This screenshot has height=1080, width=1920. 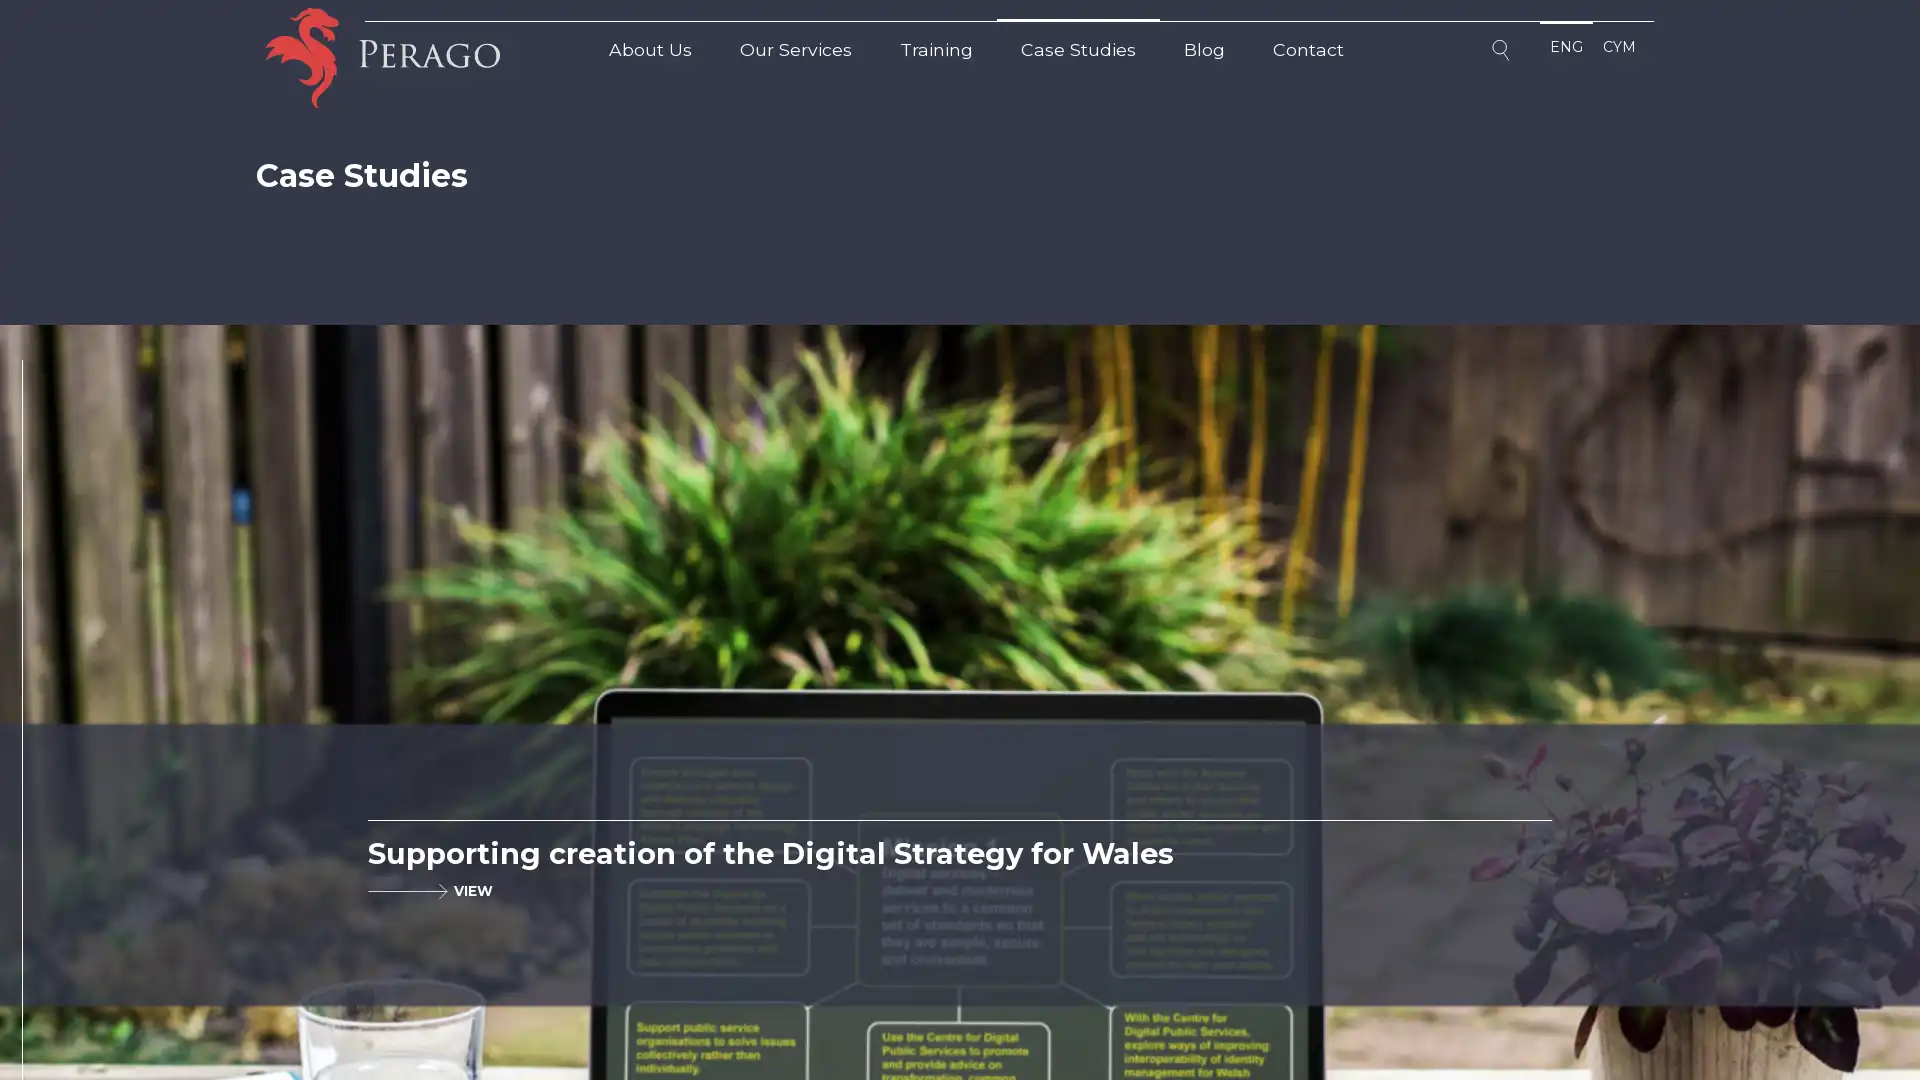 I want to click on Search button, so click(x=1503, y=53).